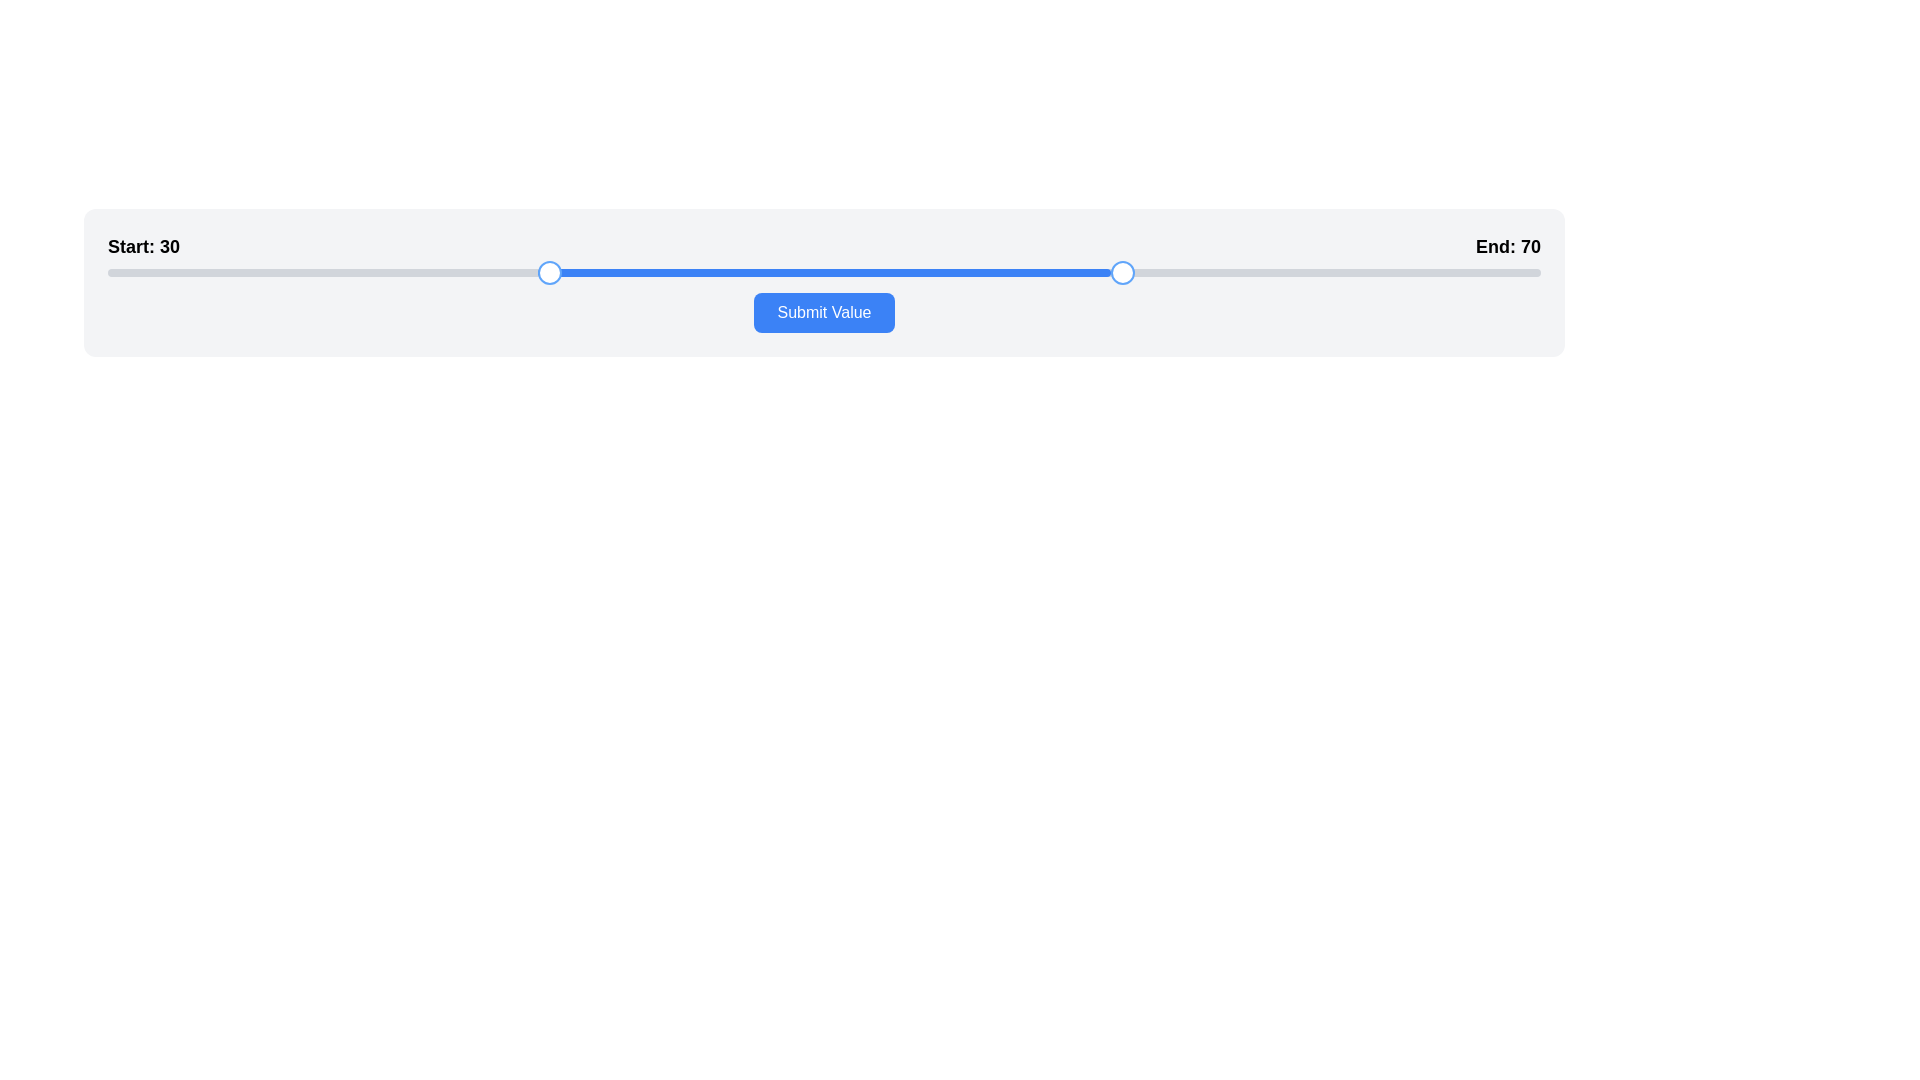  Describe the element at coordinates (979, 273) in the screenshot. I see `the slider thumb` at that location.